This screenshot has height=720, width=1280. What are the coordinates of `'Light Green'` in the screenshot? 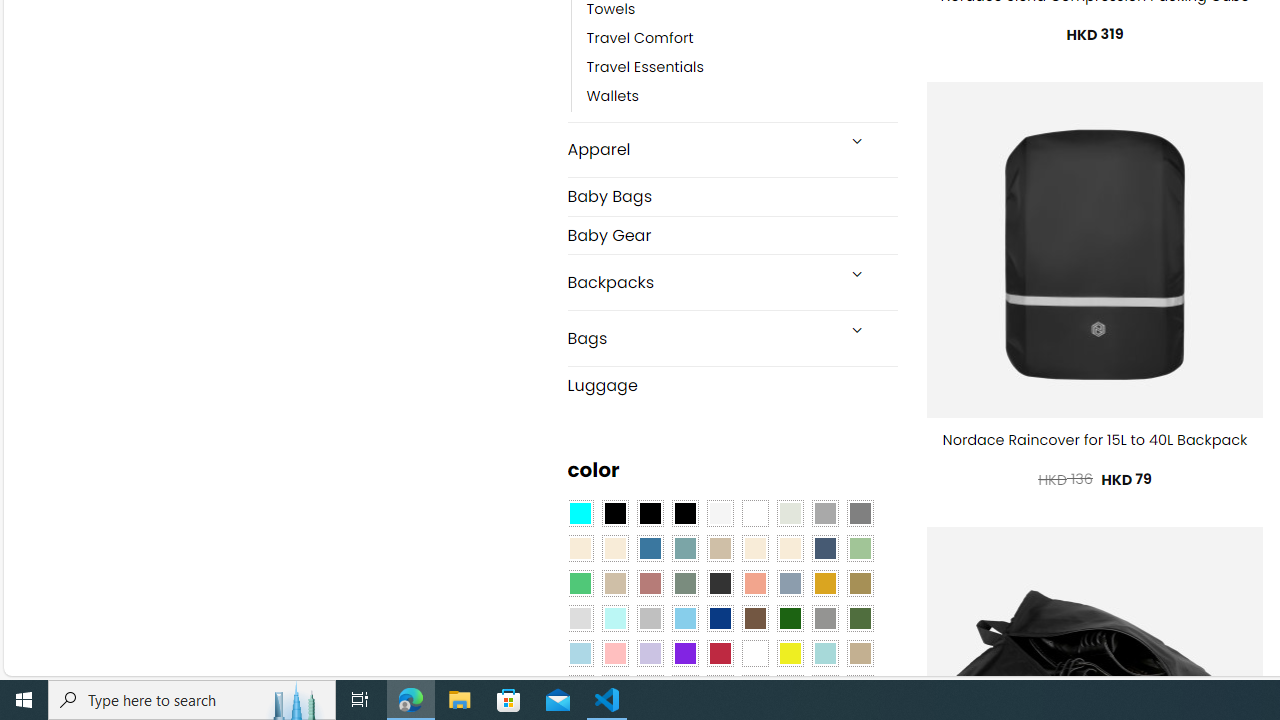 It's located at (860, 549).